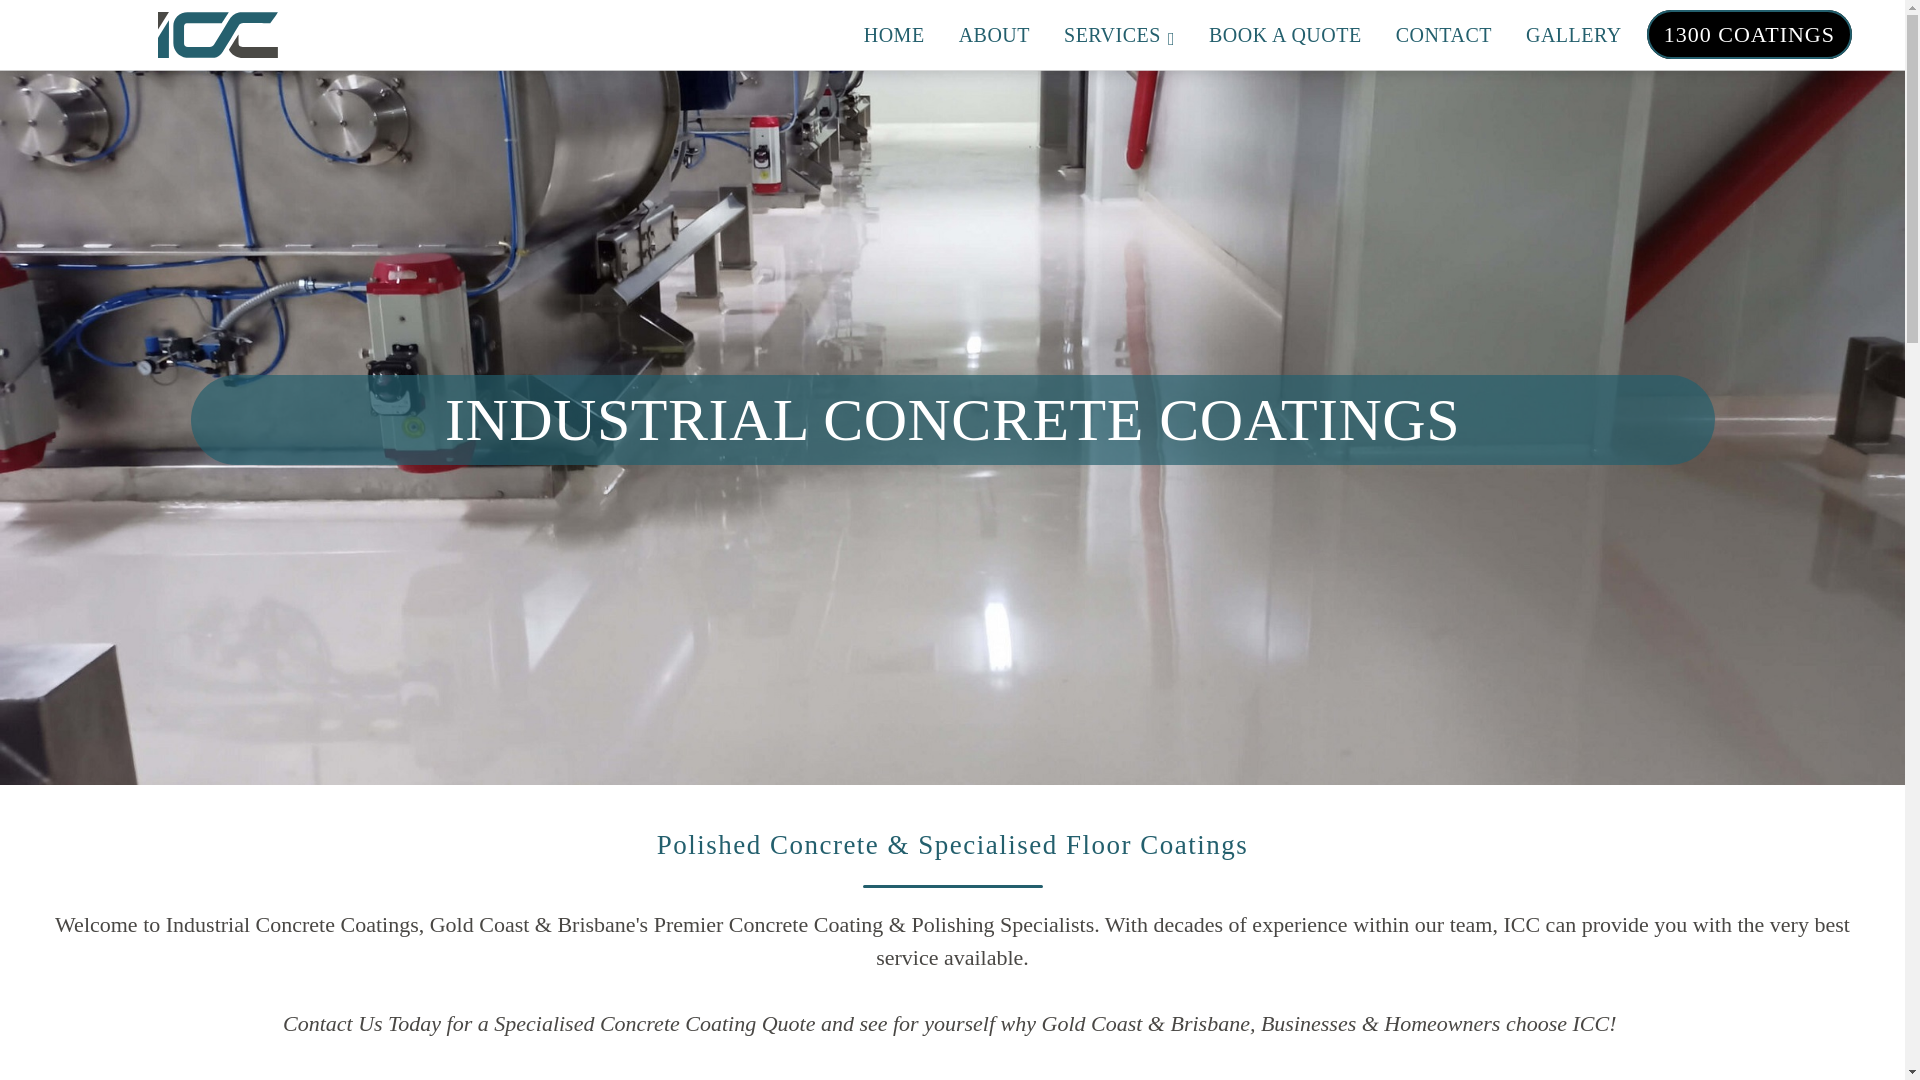 The image size is (1920, 1080). I want to click on 'CONTACT', so click(1444, 34).